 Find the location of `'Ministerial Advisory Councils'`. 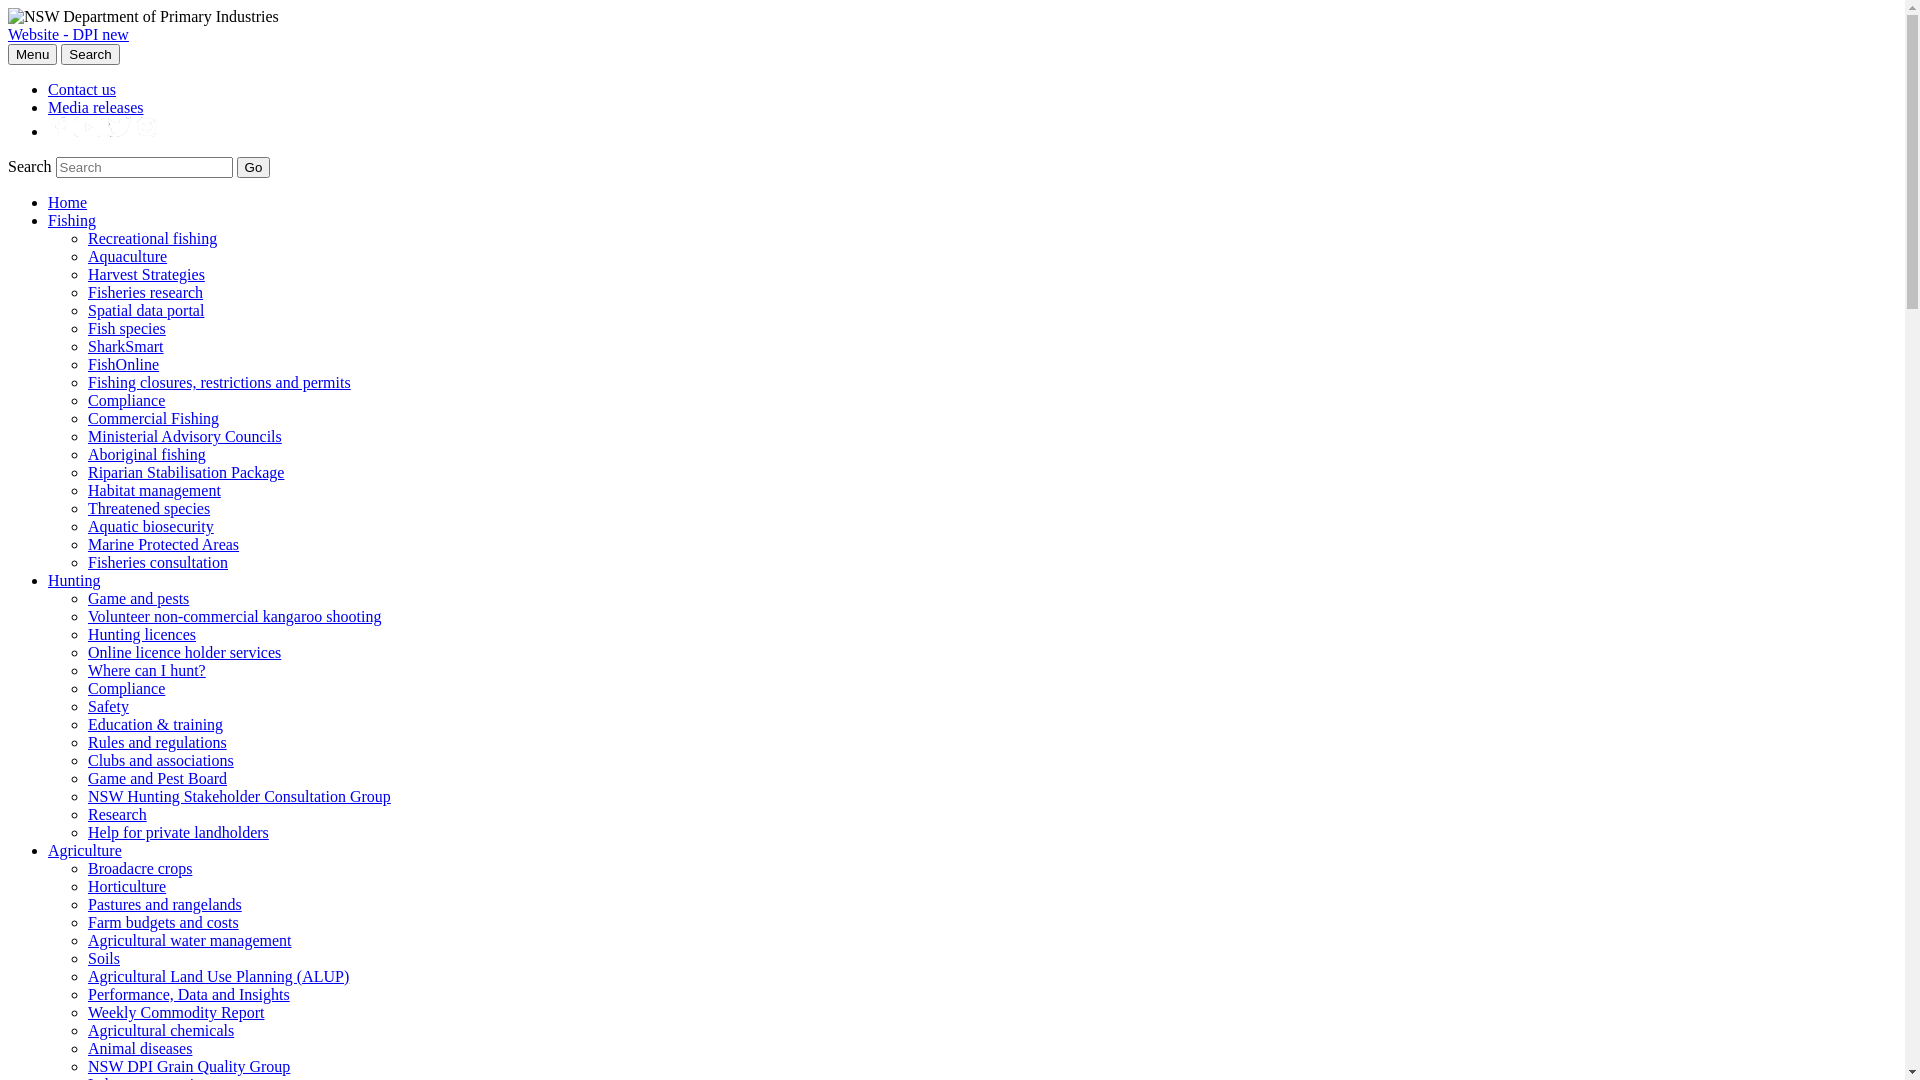

'Ministerial Advisory Councils' is located at coordinates (86, 435).